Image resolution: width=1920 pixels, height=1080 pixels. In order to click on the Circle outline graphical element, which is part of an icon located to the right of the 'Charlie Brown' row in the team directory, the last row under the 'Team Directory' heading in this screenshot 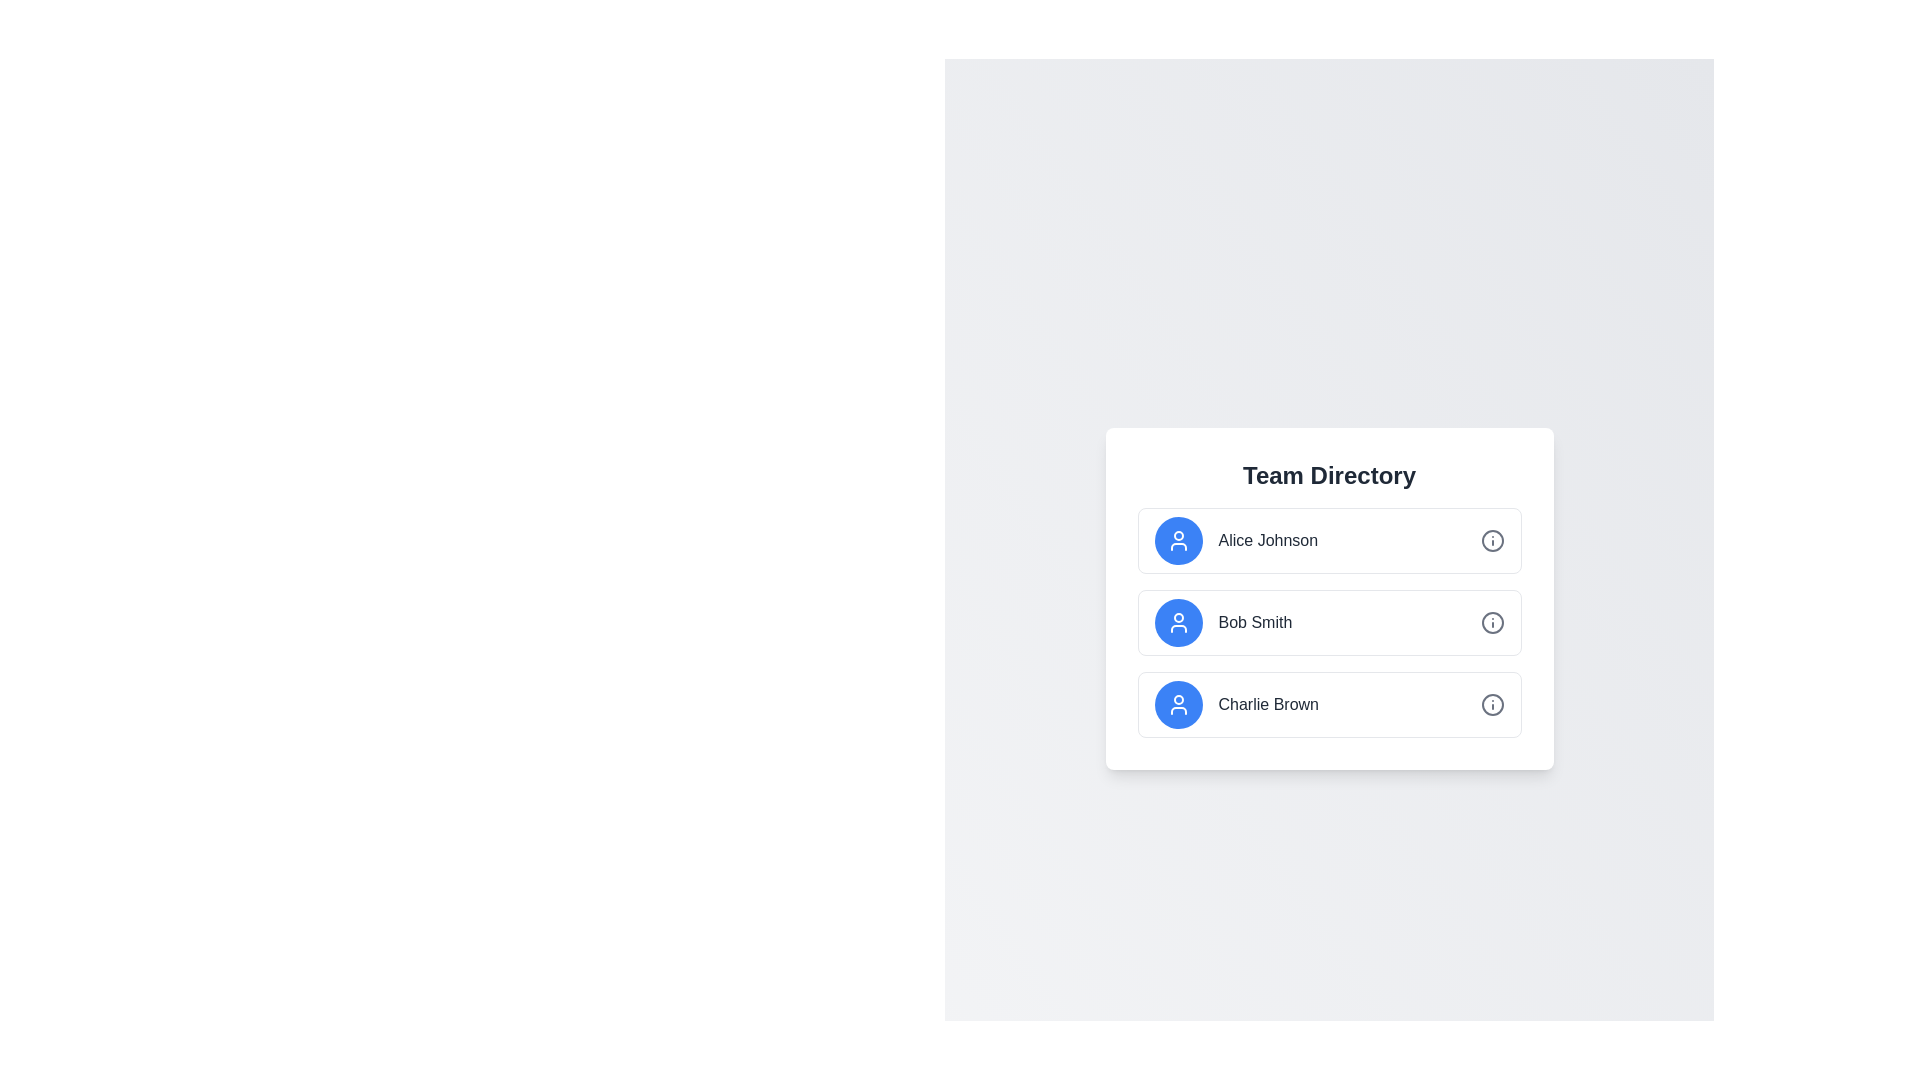, I will do `click(1492, 704)`.